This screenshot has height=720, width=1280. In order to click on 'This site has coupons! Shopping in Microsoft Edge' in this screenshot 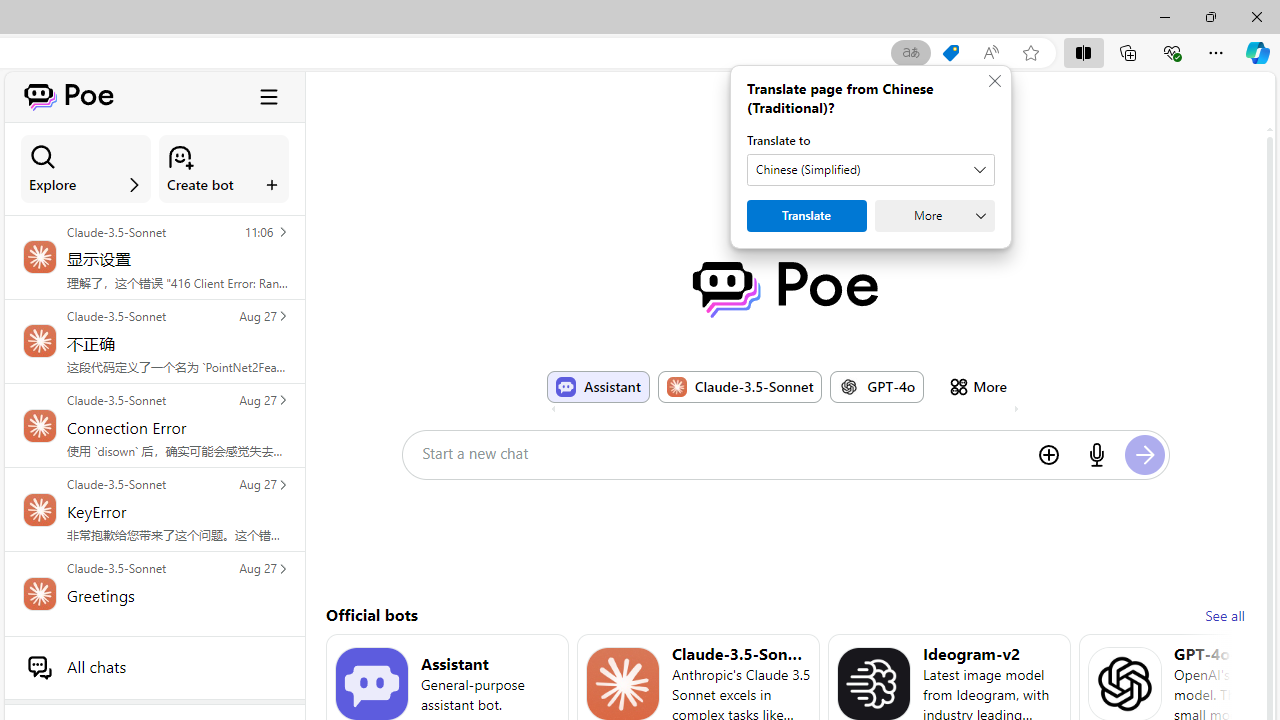, I will do `click(950, 52)`.